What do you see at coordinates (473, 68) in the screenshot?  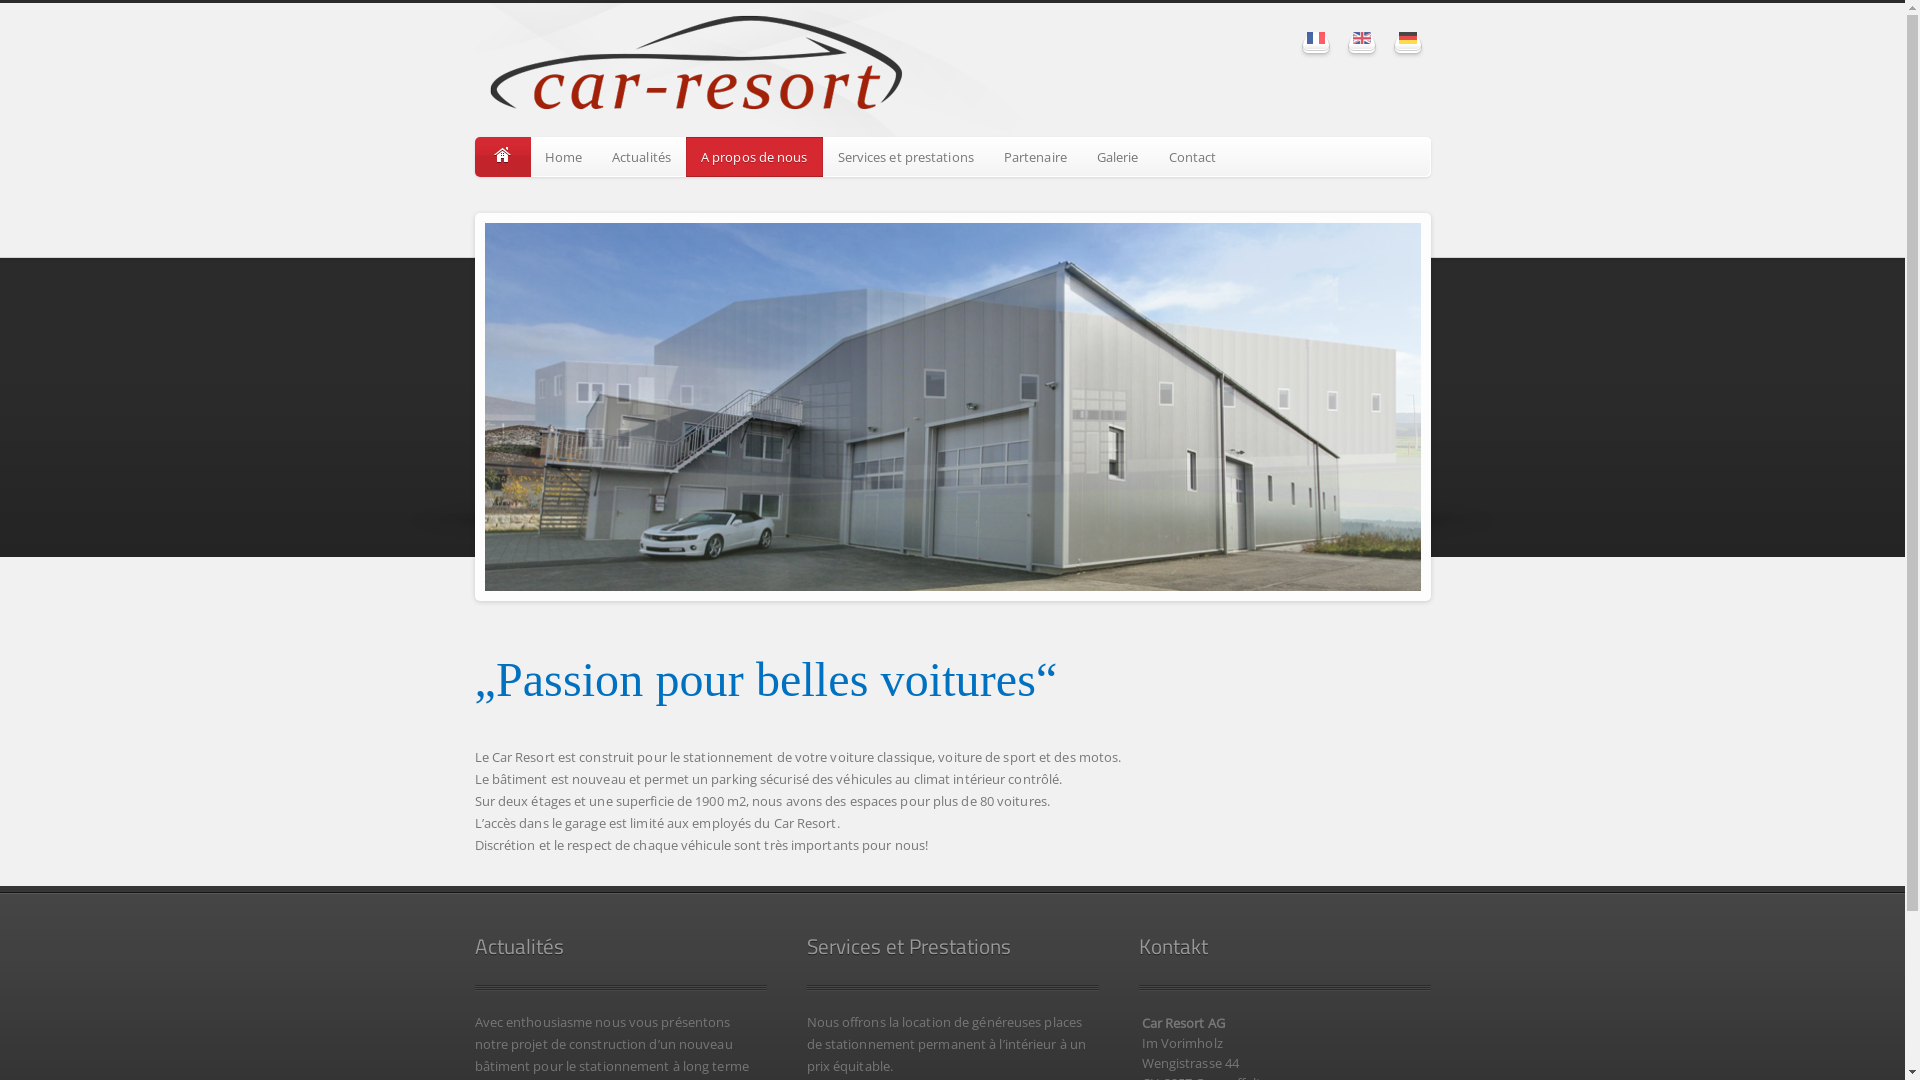 I see `'Car Resort AG'` at bounding box center [473, 68].